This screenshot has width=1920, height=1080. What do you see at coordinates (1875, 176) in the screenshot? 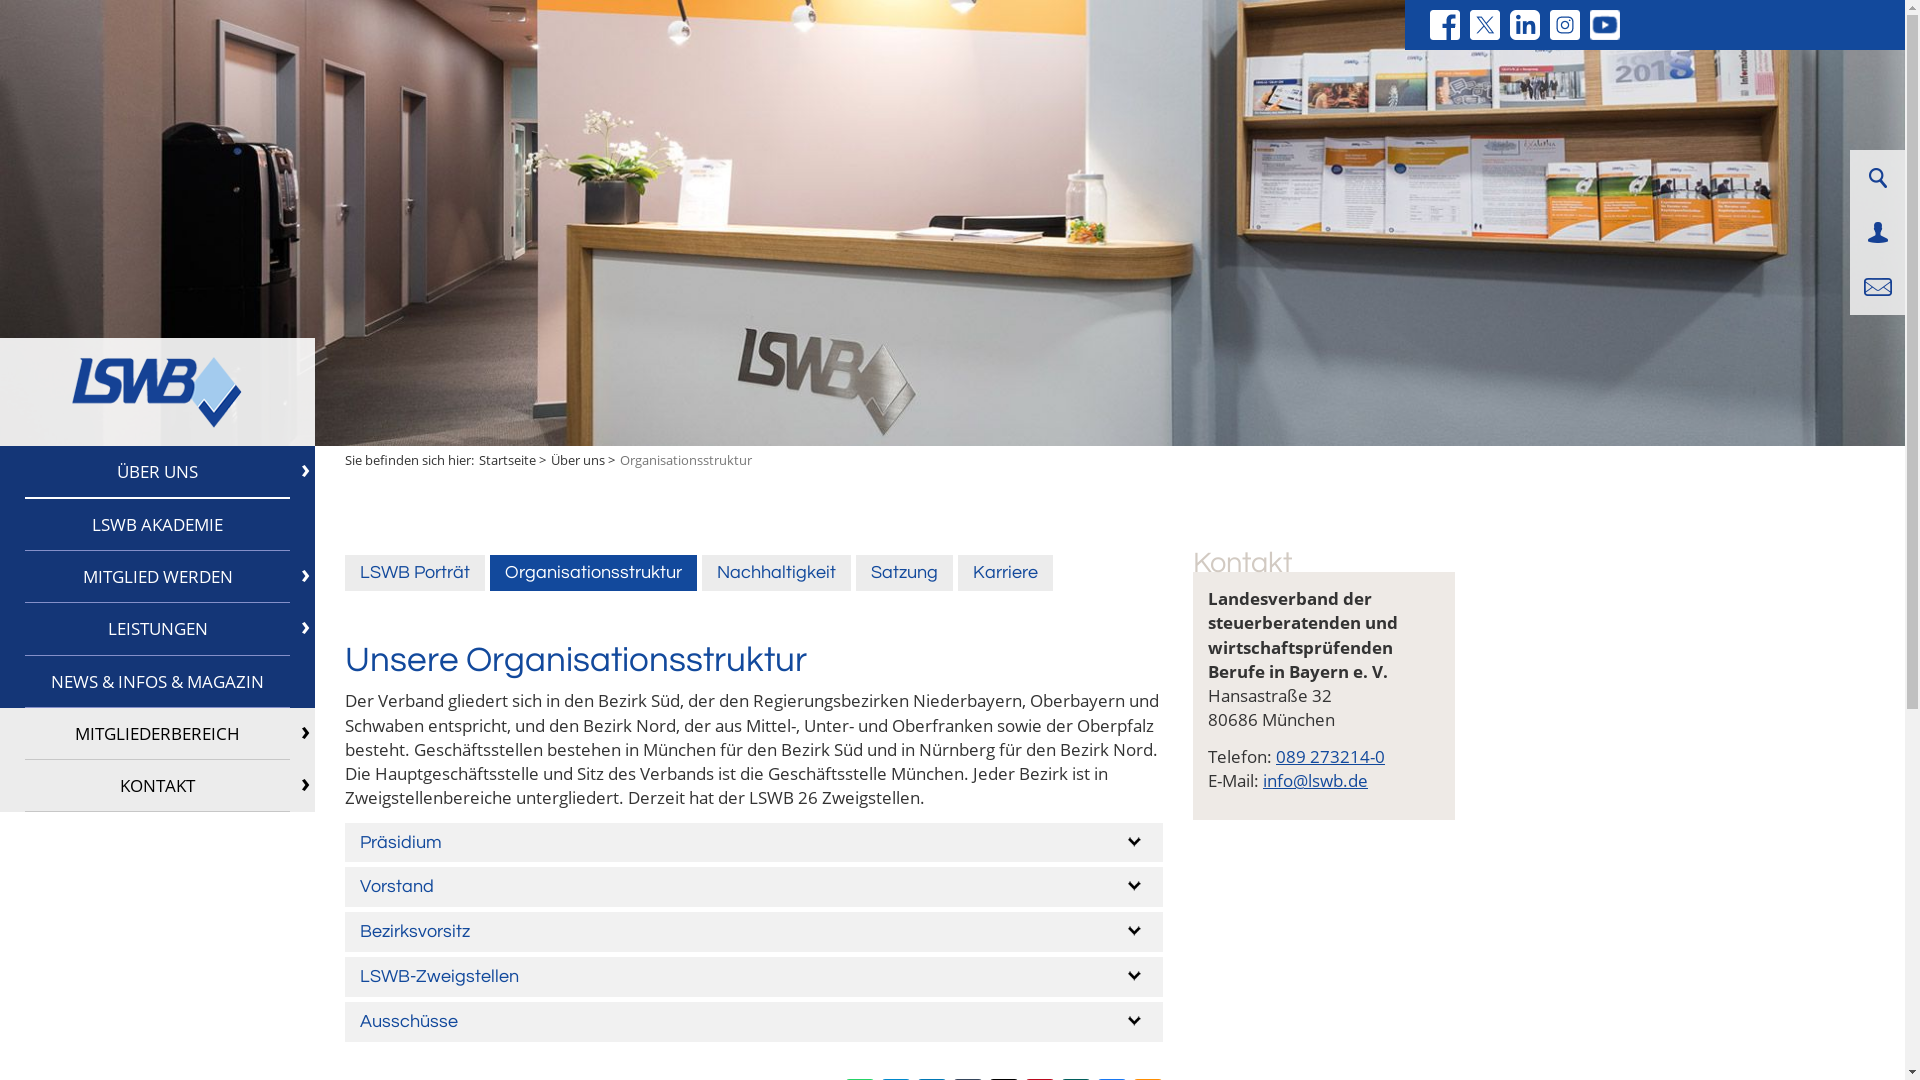
I see `'Suche'` at bounding box center [1875, 176].